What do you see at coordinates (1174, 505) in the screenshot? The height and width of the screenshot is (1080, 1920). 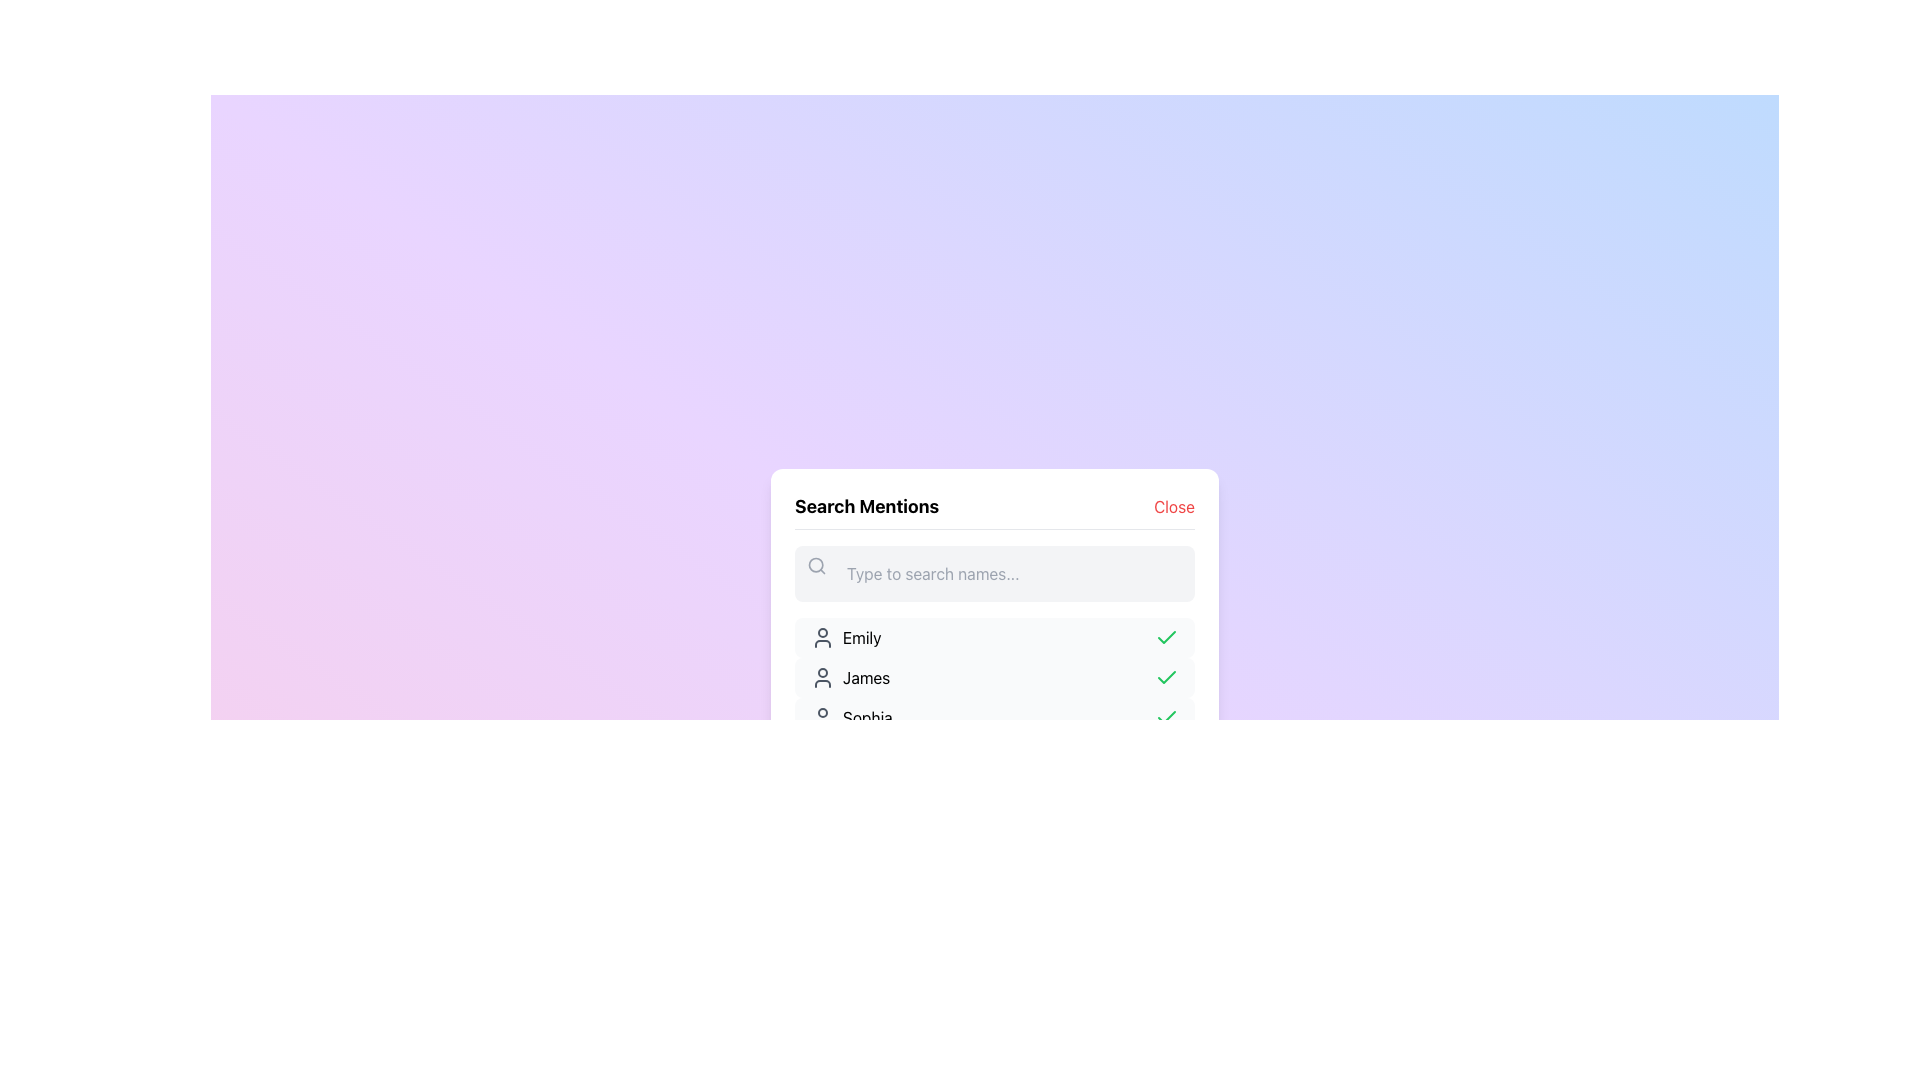 I see `the close button located in the upper-right corner of the modal header` at bounding box center [1174, 505].